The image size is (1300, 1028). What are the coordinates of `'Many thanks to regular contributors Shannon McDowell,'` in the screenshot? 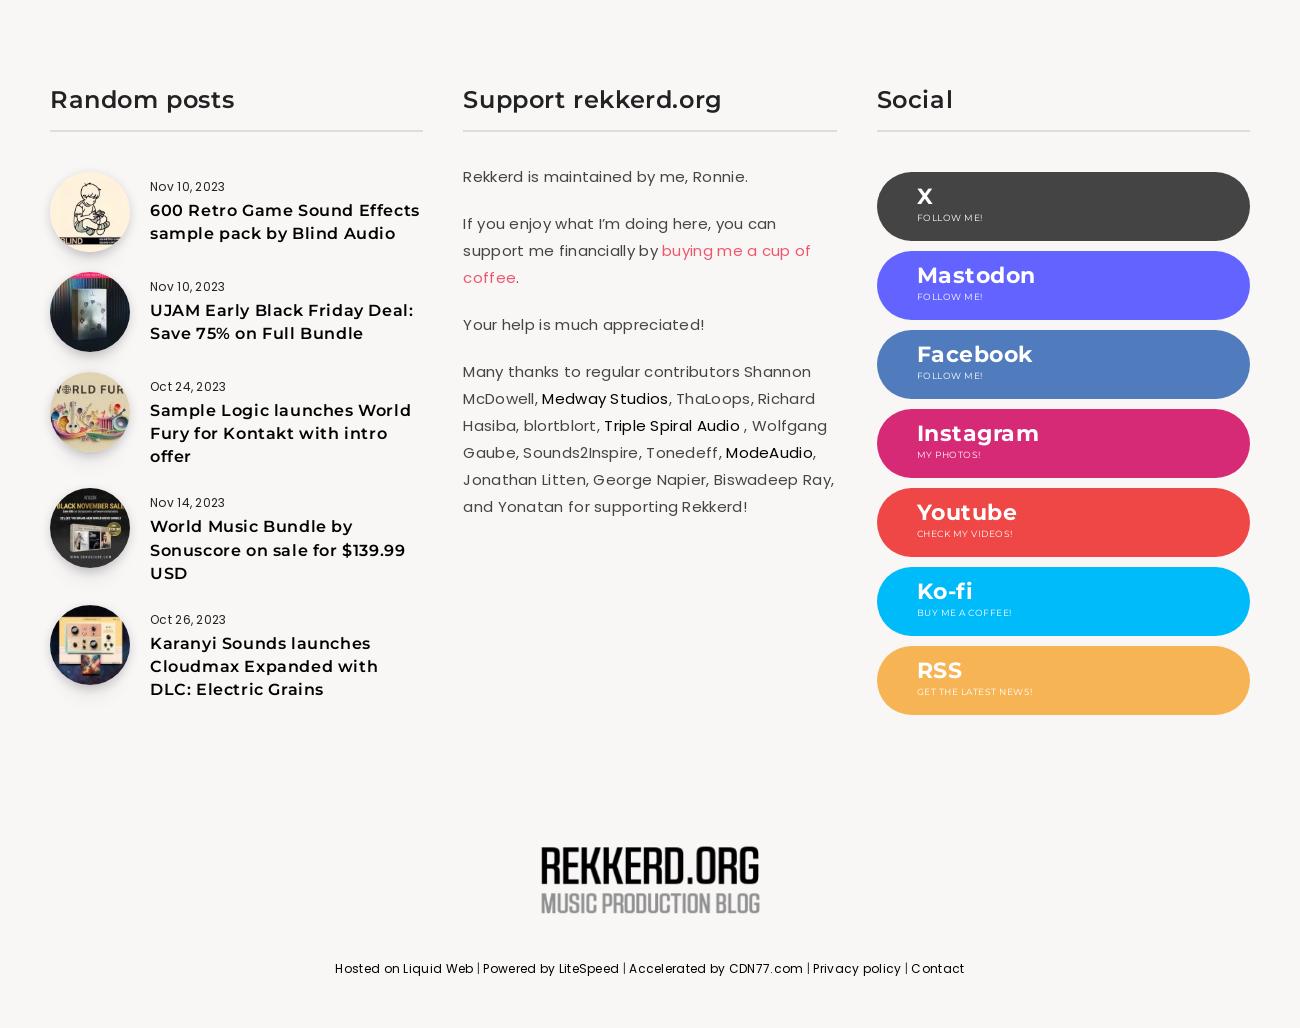 It's located at (637, 382).